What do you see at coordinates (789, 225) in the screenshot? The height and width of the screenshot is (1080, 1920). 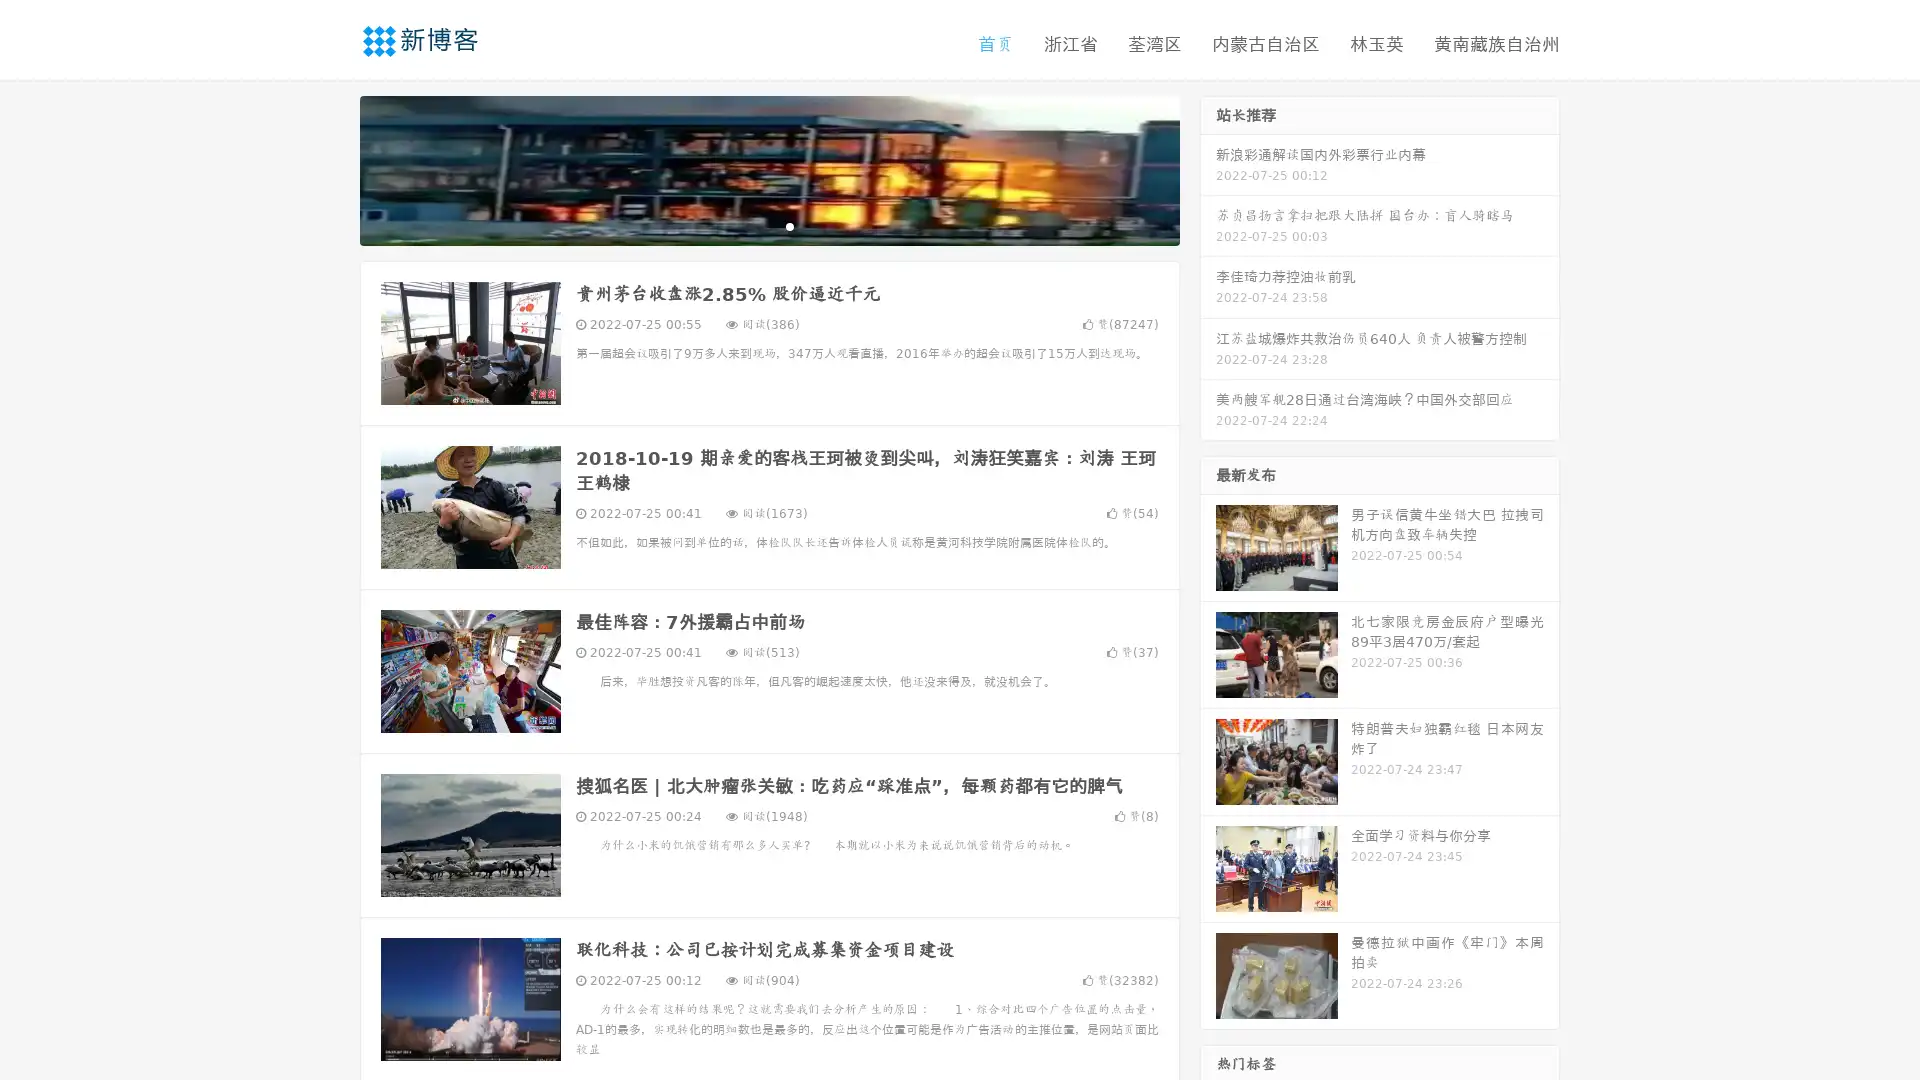 I see `Go to slide 3` at bounding box center [789, 225].